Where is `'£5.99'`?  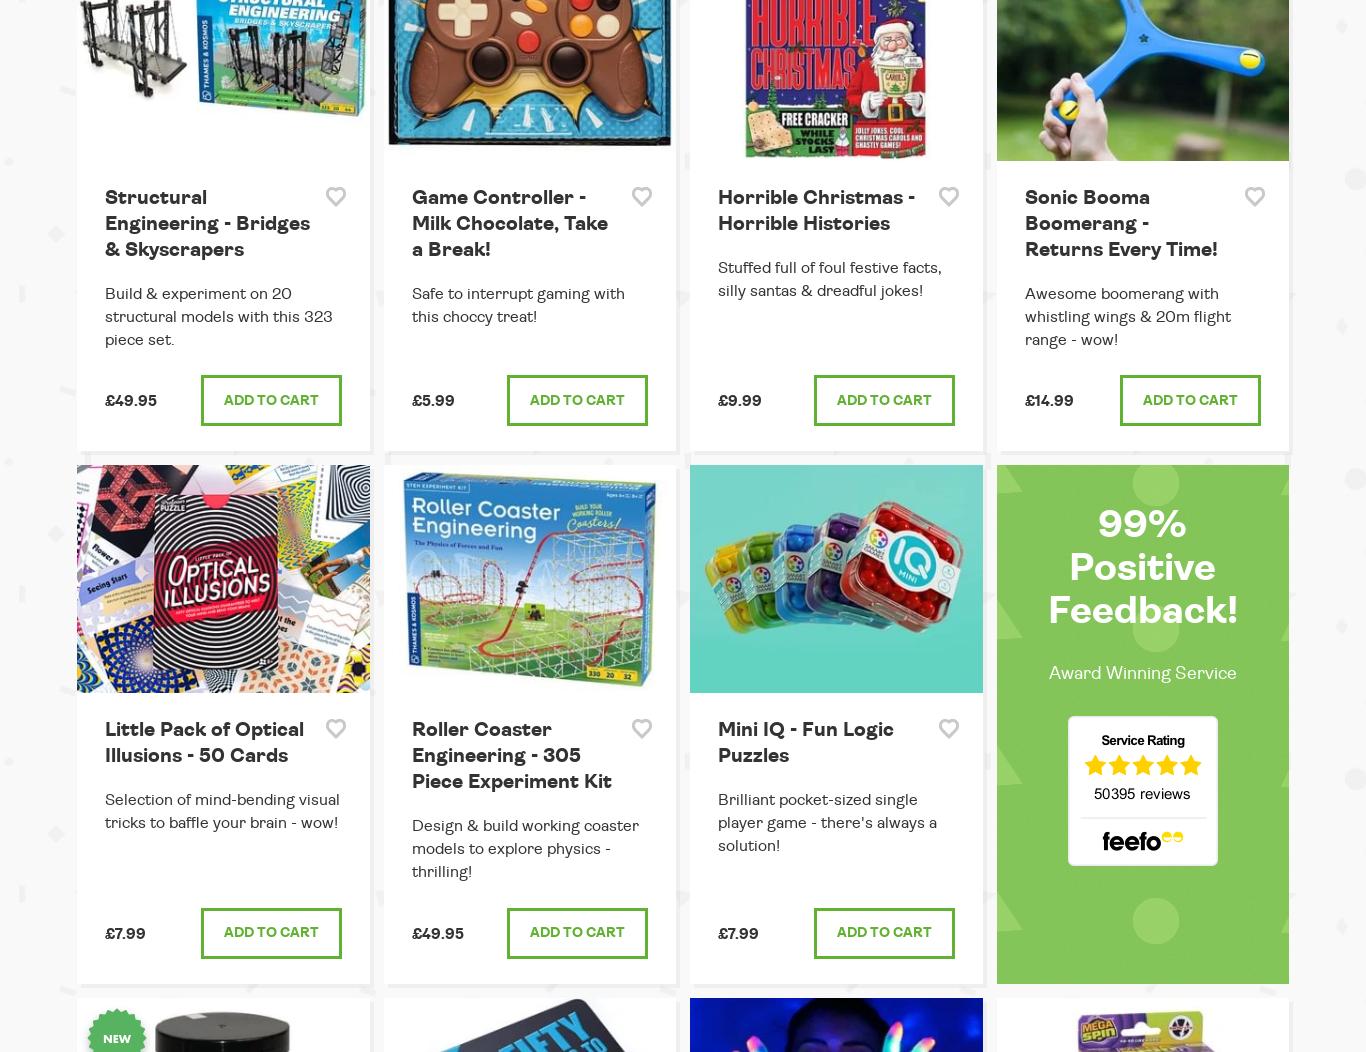 '£5.99' is located at coordinates (431, 400).